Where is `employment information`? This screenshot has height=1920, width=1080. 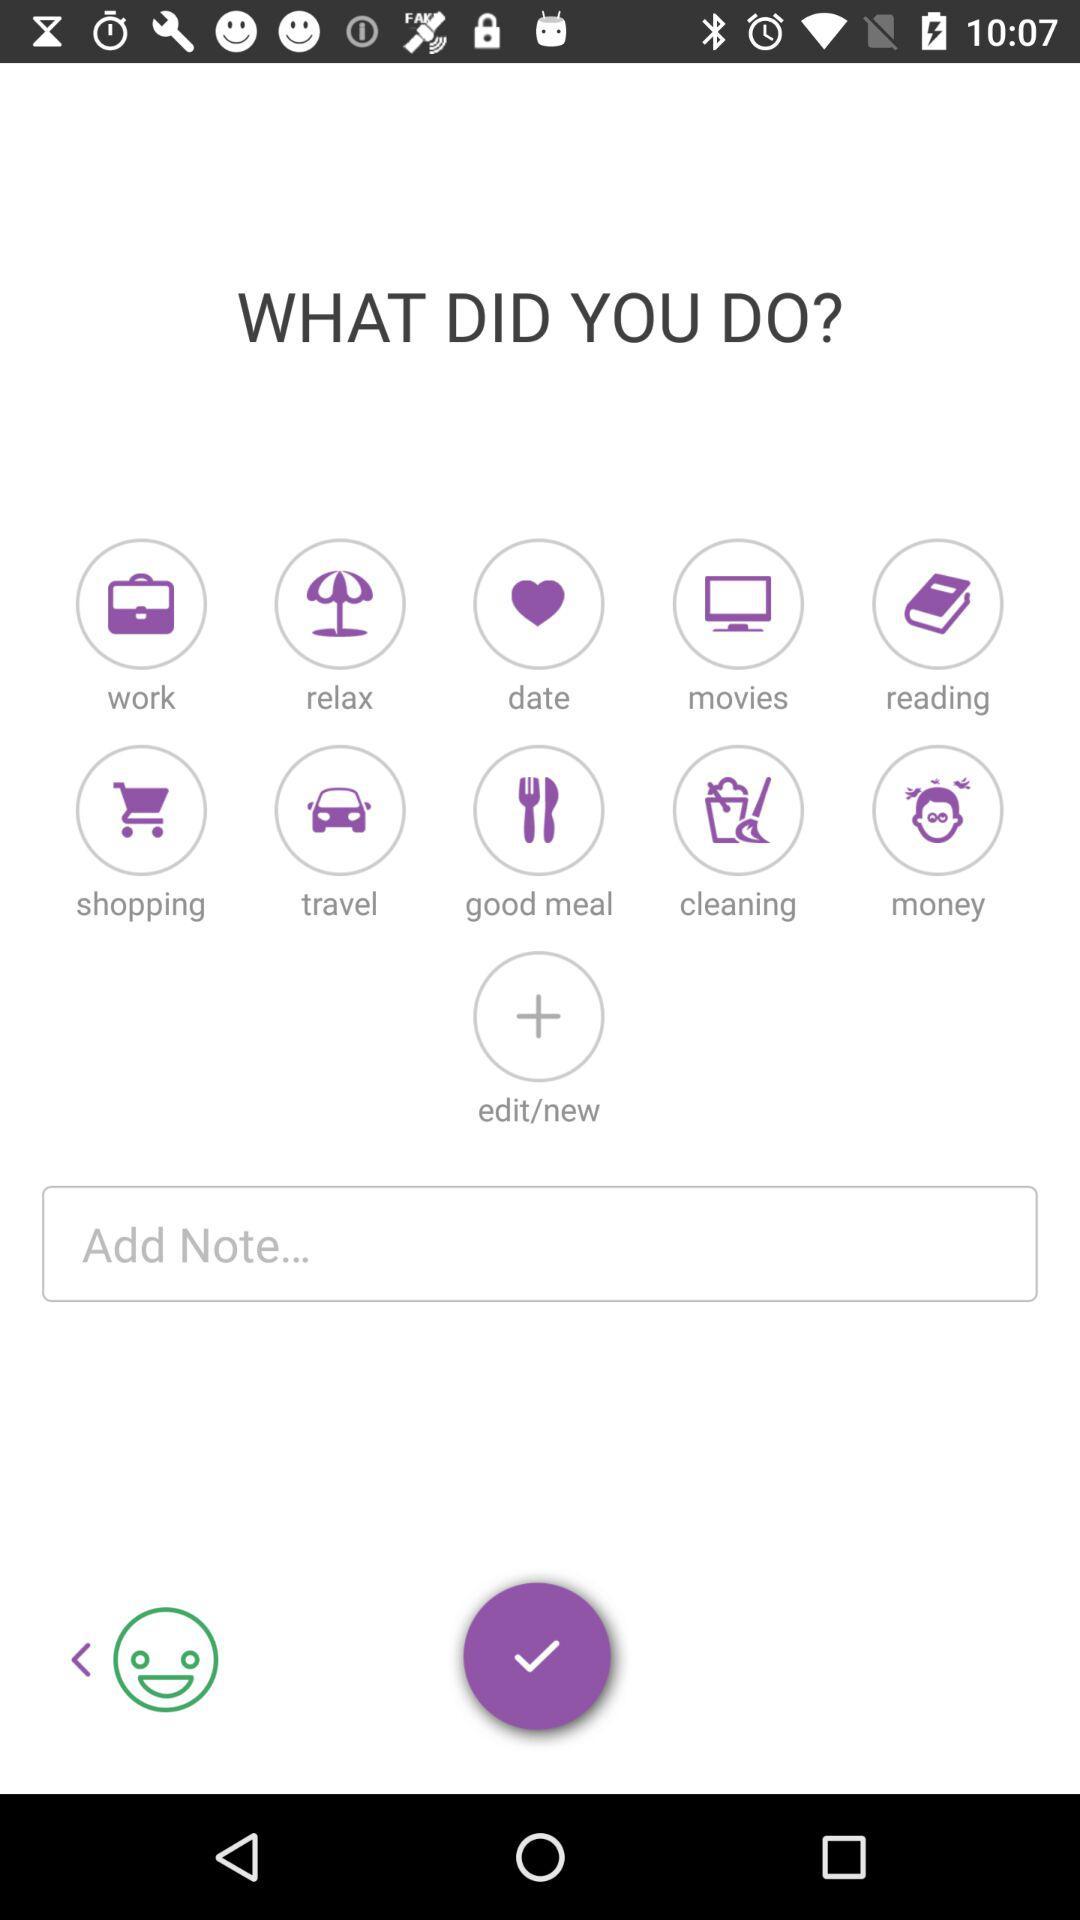
employment information is located at coordinates (140, 603).